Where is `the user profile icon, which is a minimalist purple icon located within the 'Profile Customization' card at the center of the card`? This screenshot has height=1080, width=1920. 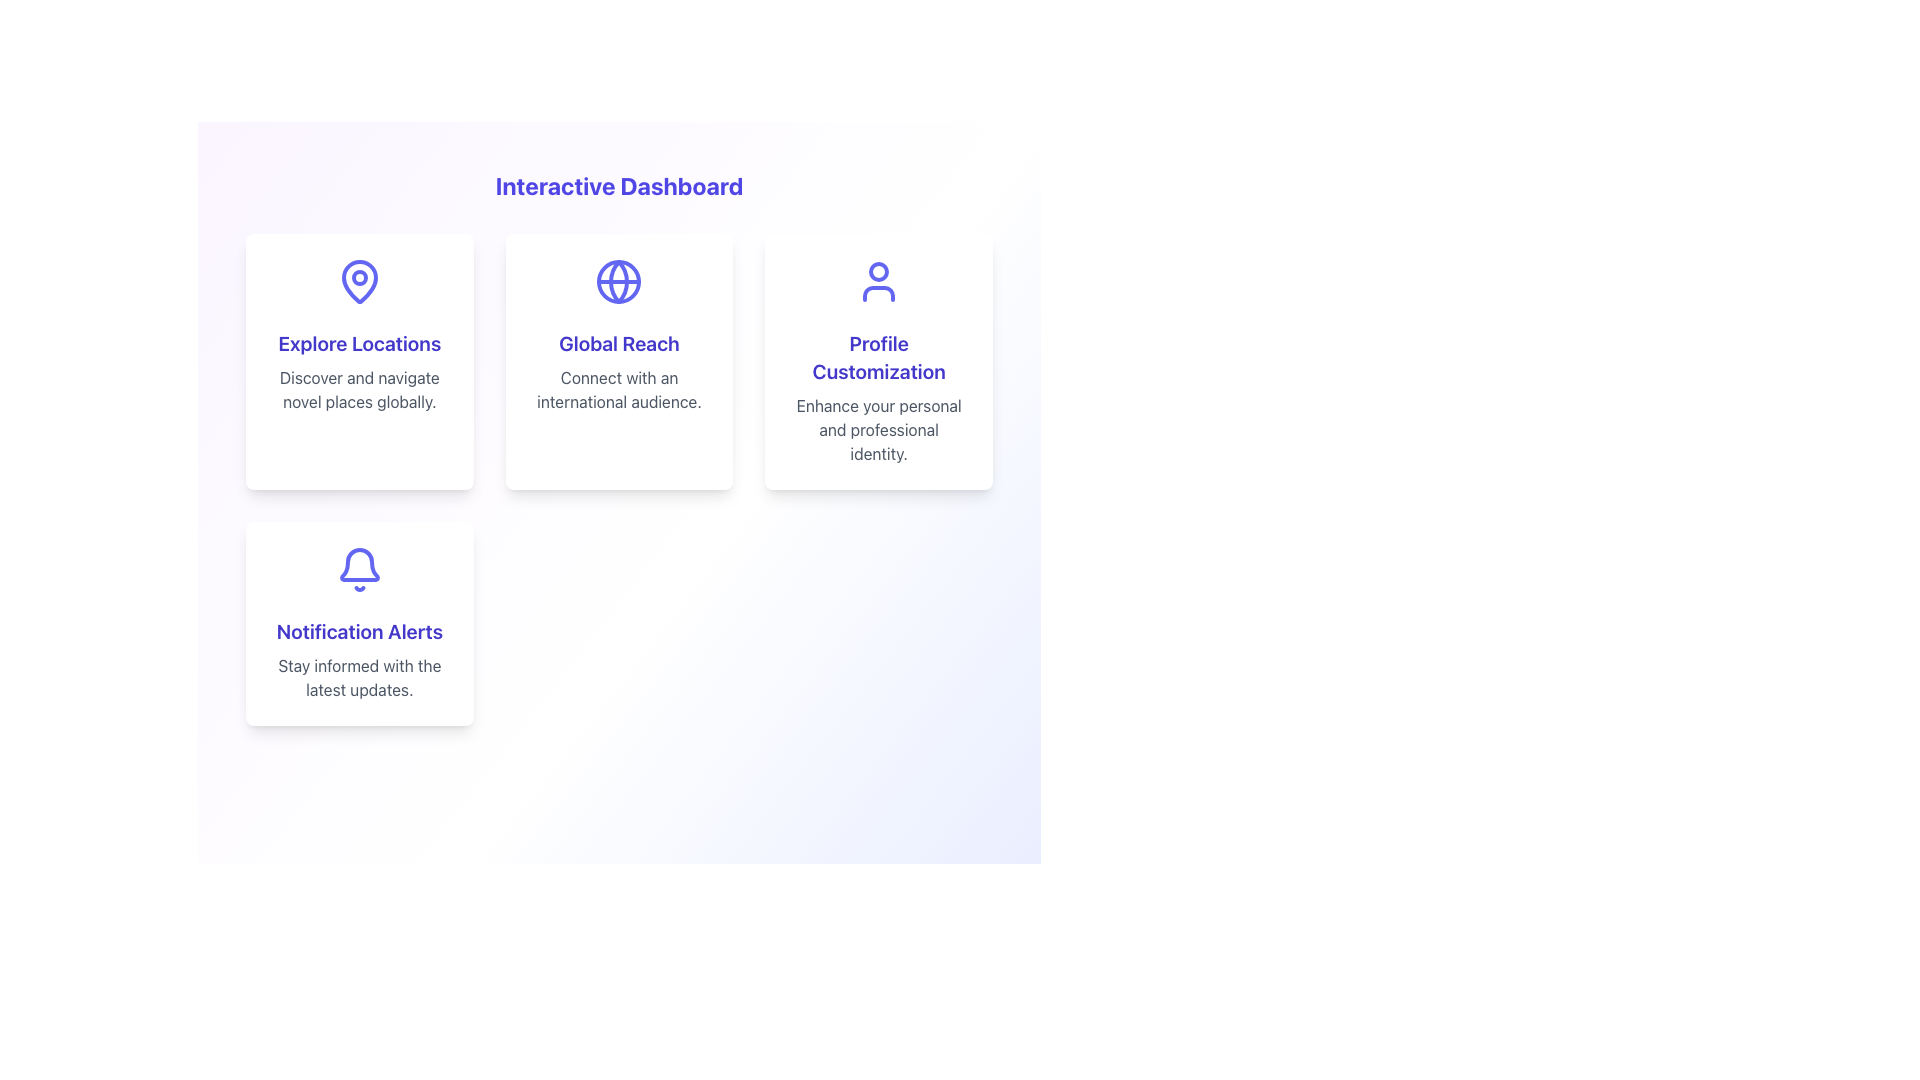
the user profile icon, which is a minimalist purple icon located within the 'Profile Customization' card at the center of the card is located at coordinates (879, 281).